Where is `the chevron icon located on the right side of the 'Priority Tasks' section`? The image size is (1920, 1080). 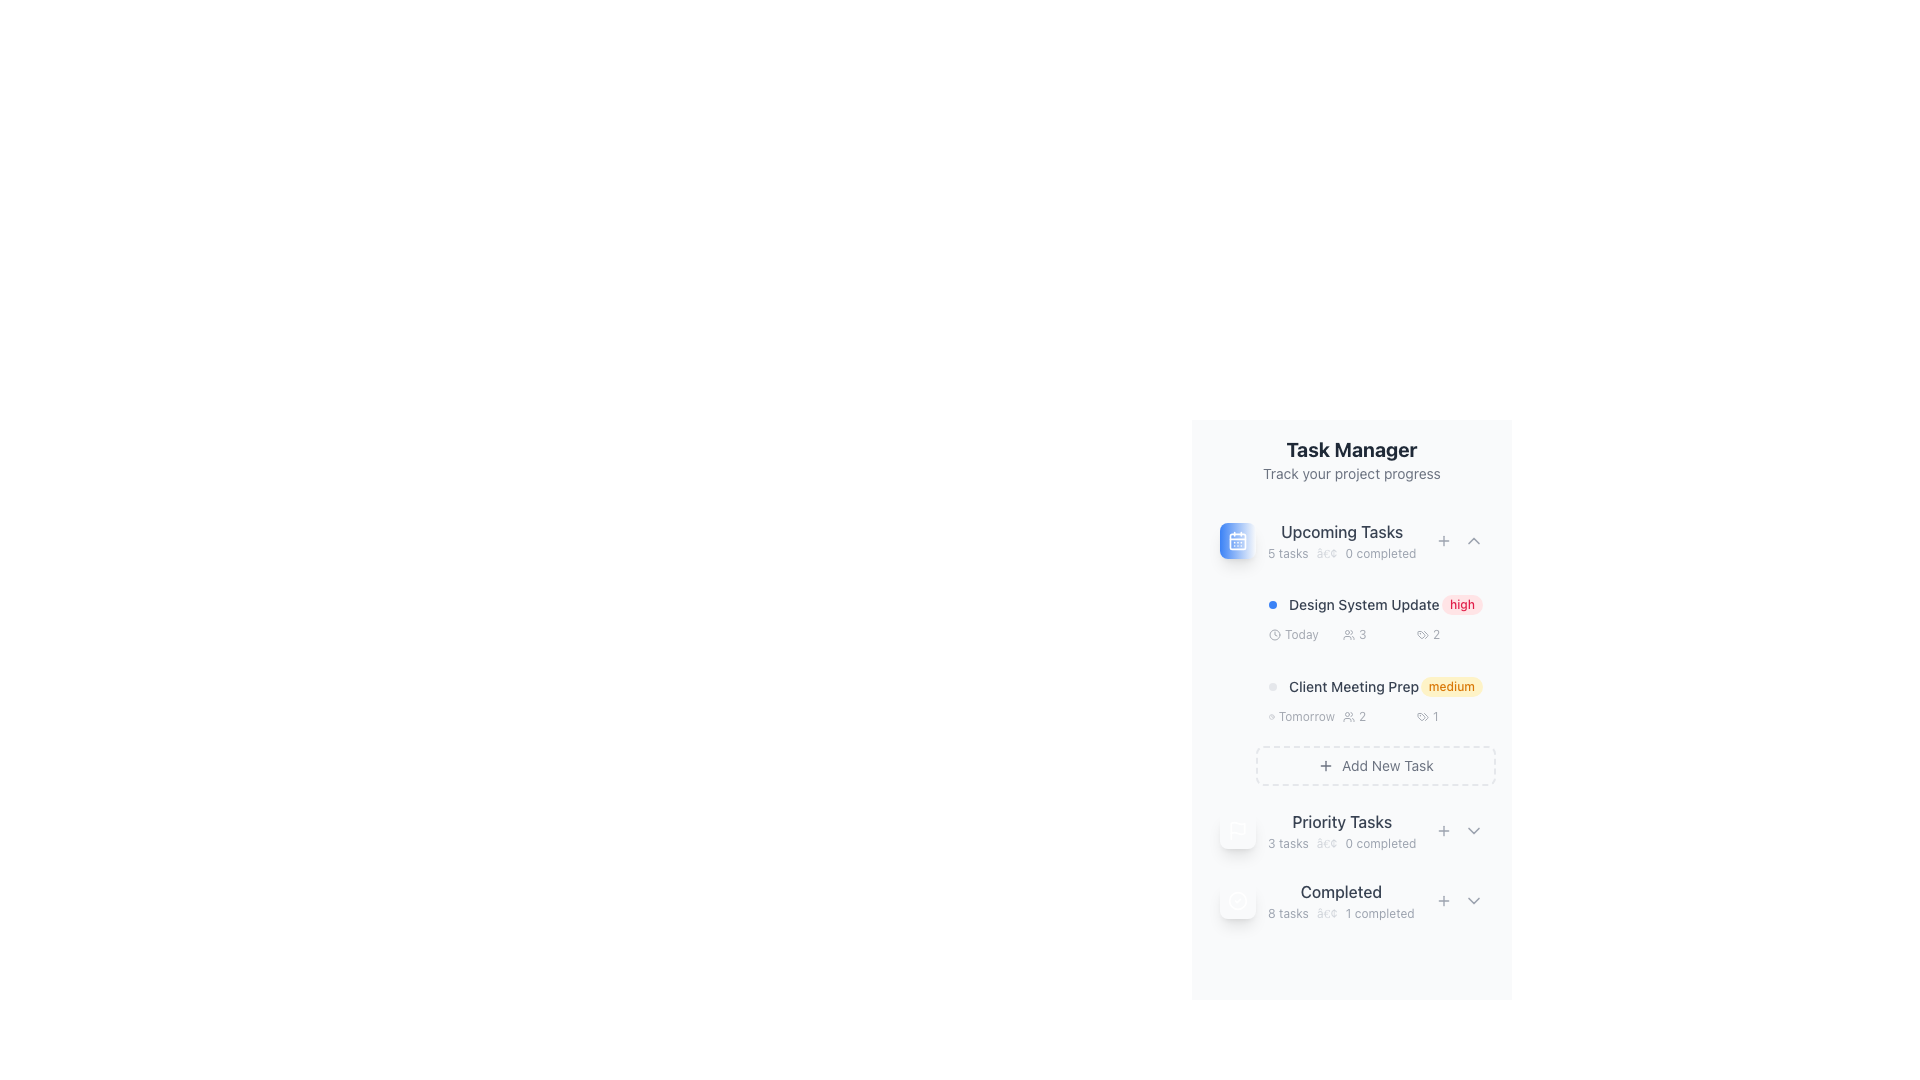 the chevron icon located on the right side of the 'Priority Tasks' section is located at coordinates (1473, 830).